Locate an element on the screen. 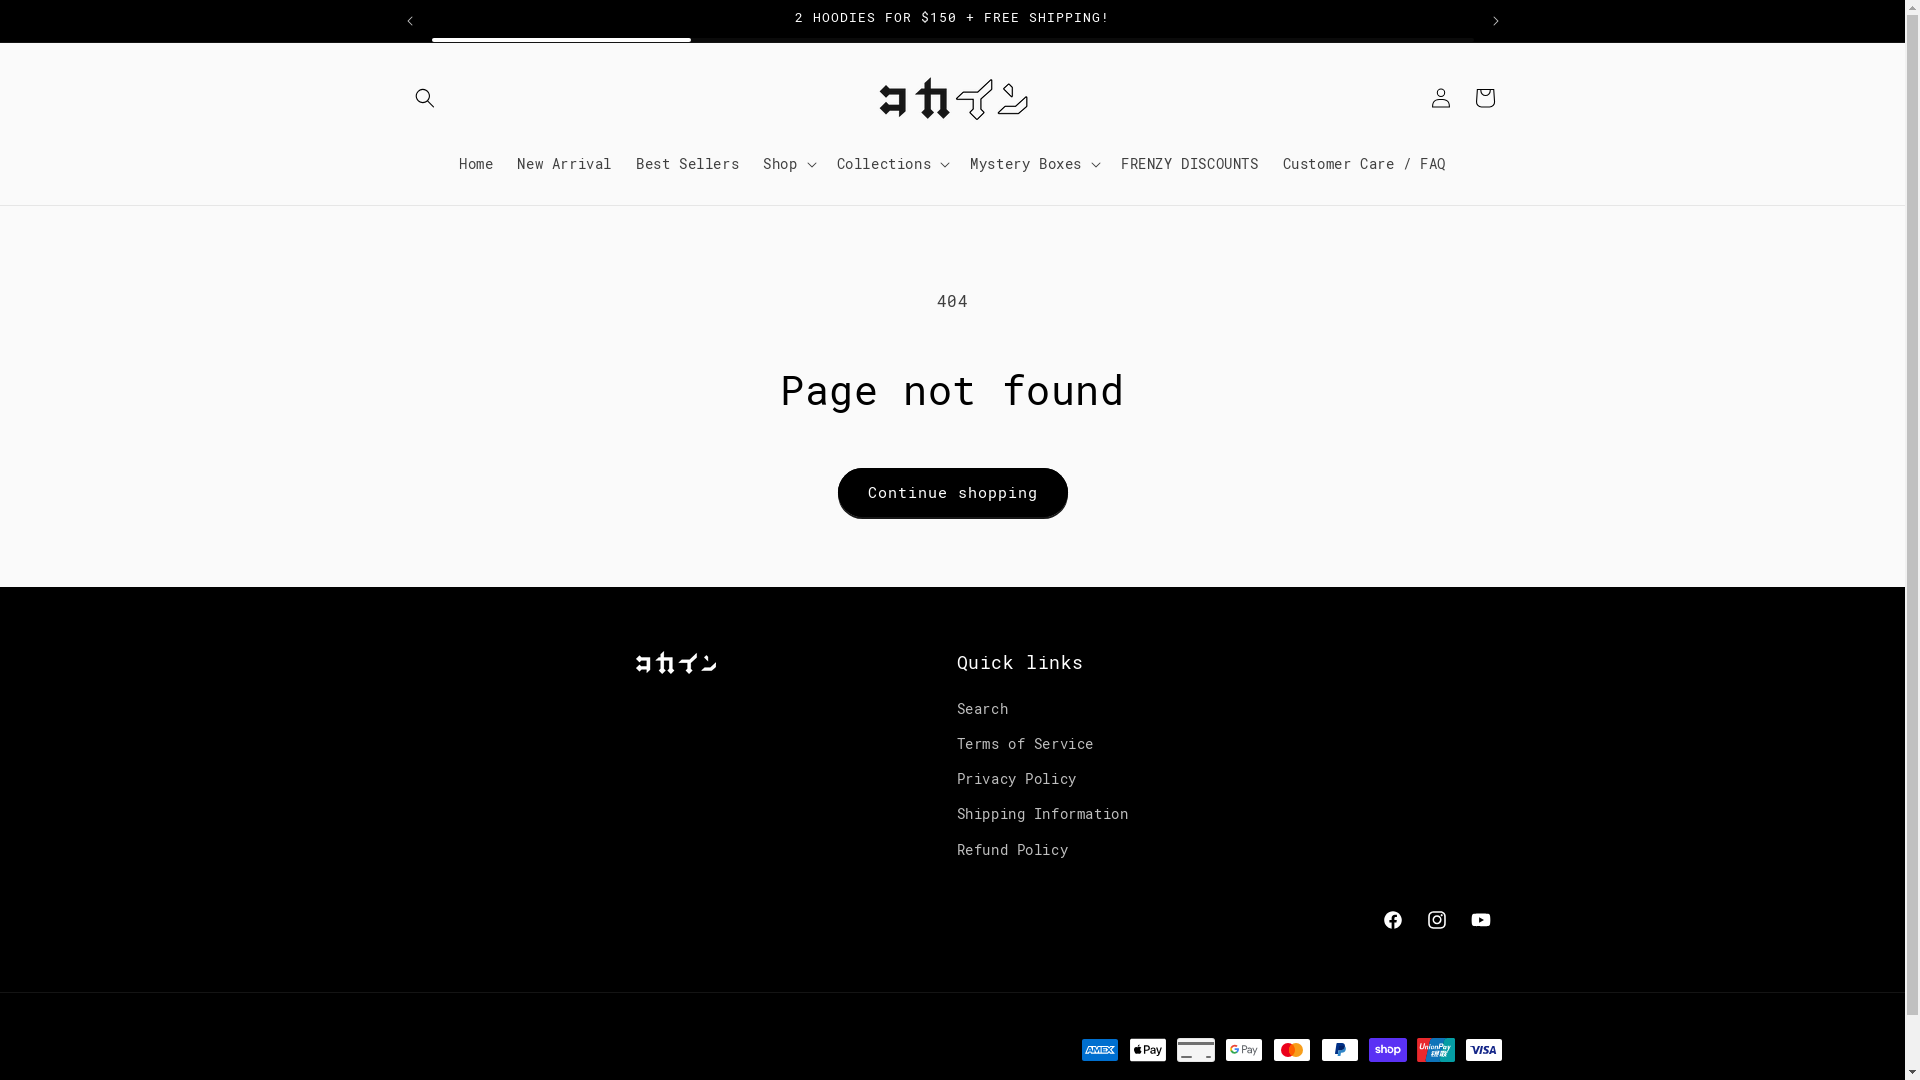 The image size is (1920, 1080). 'Home' is located at coordinates (445, 161).